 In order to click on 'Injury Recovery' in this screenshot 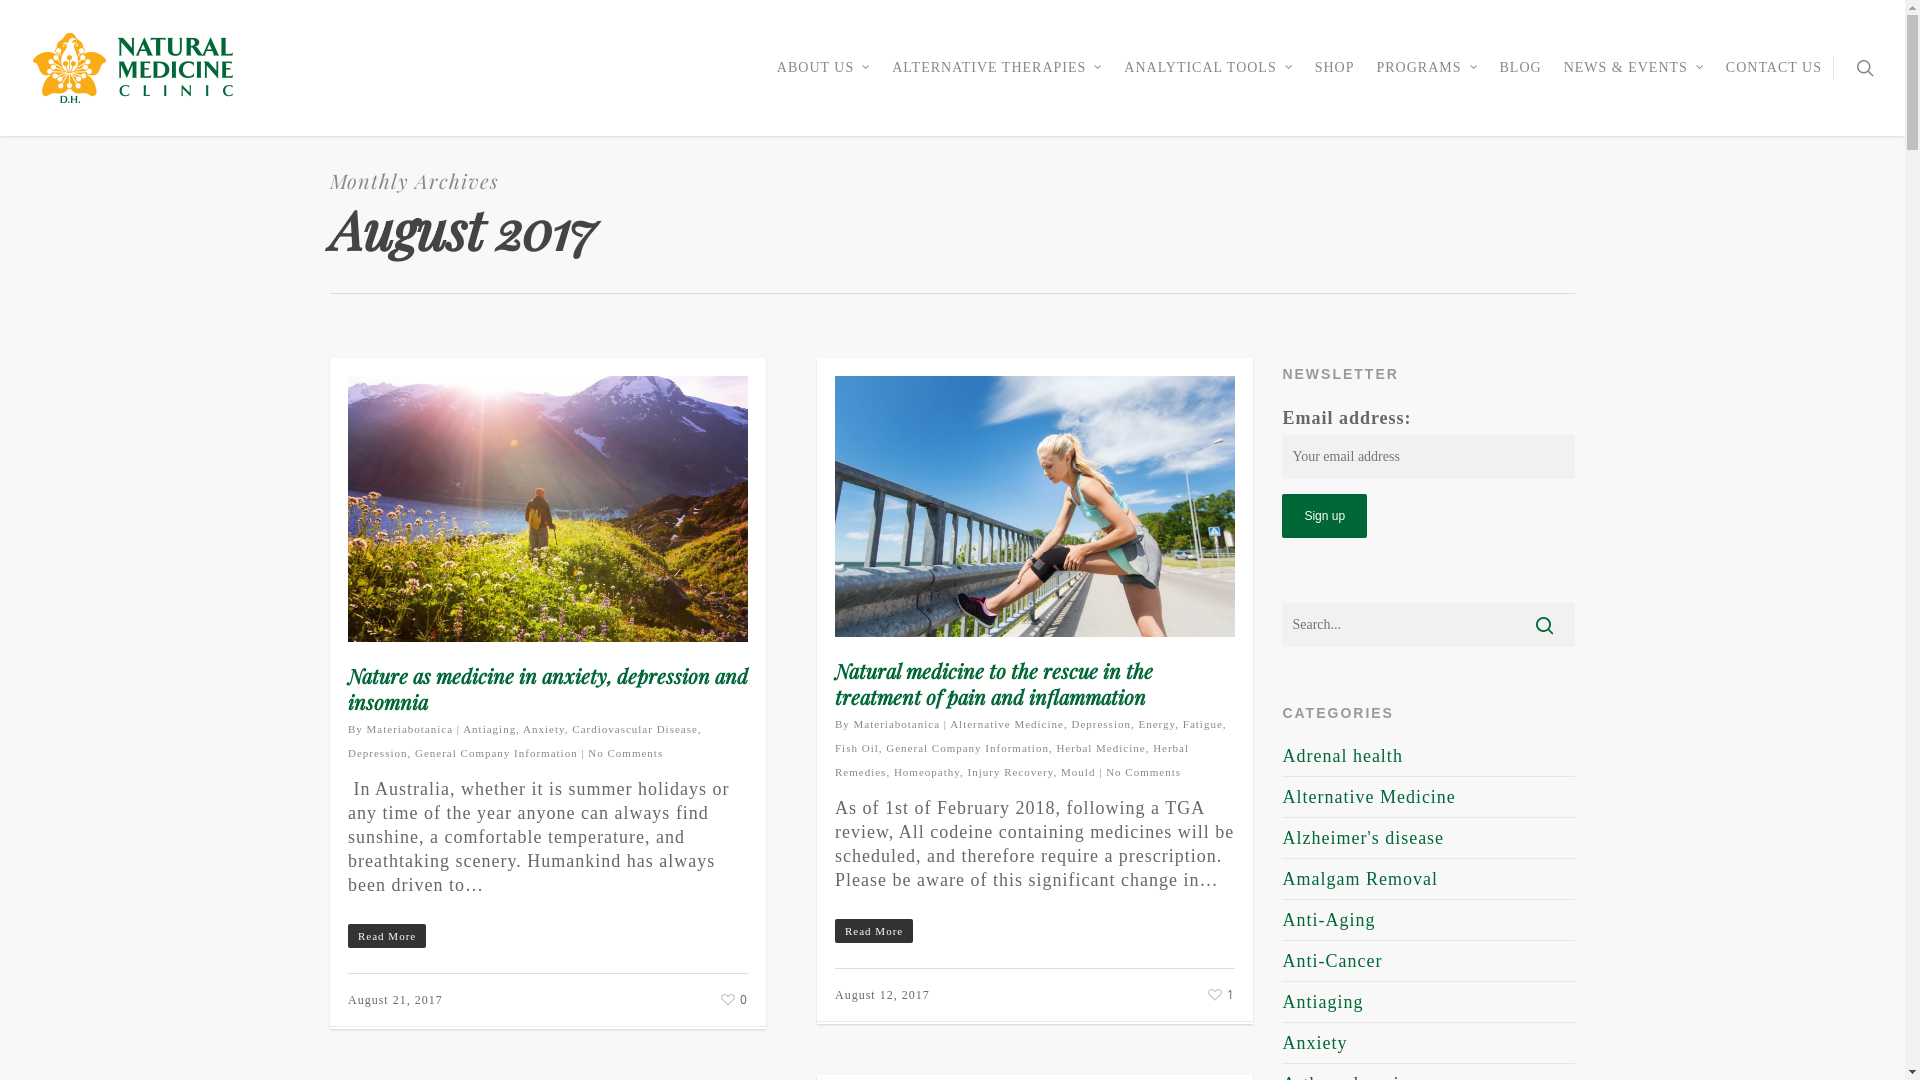, I will do `click(1011, 770)`.